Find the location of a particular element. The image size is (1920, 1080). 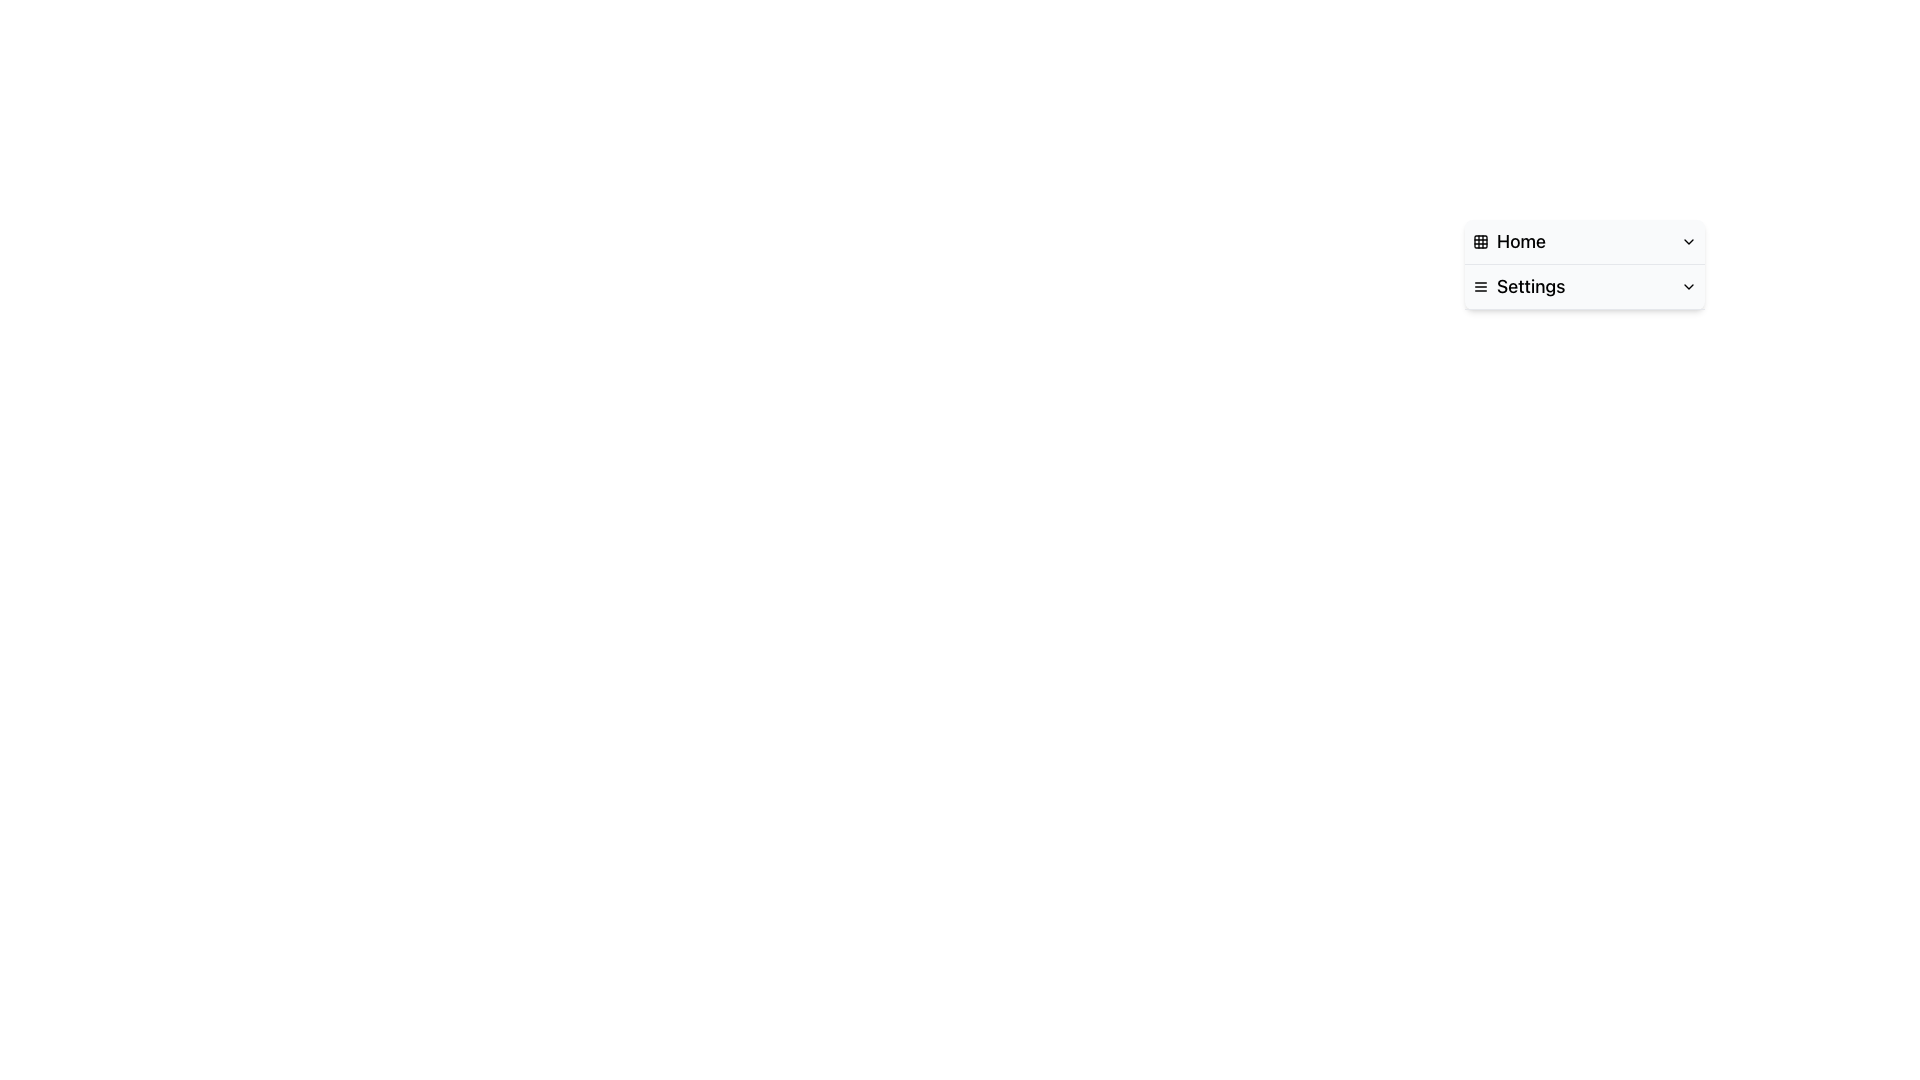

the hamburger menu icon located to the left of the 'Settings' text in the second item of the vertical list is located at coordinates (1481, 286).